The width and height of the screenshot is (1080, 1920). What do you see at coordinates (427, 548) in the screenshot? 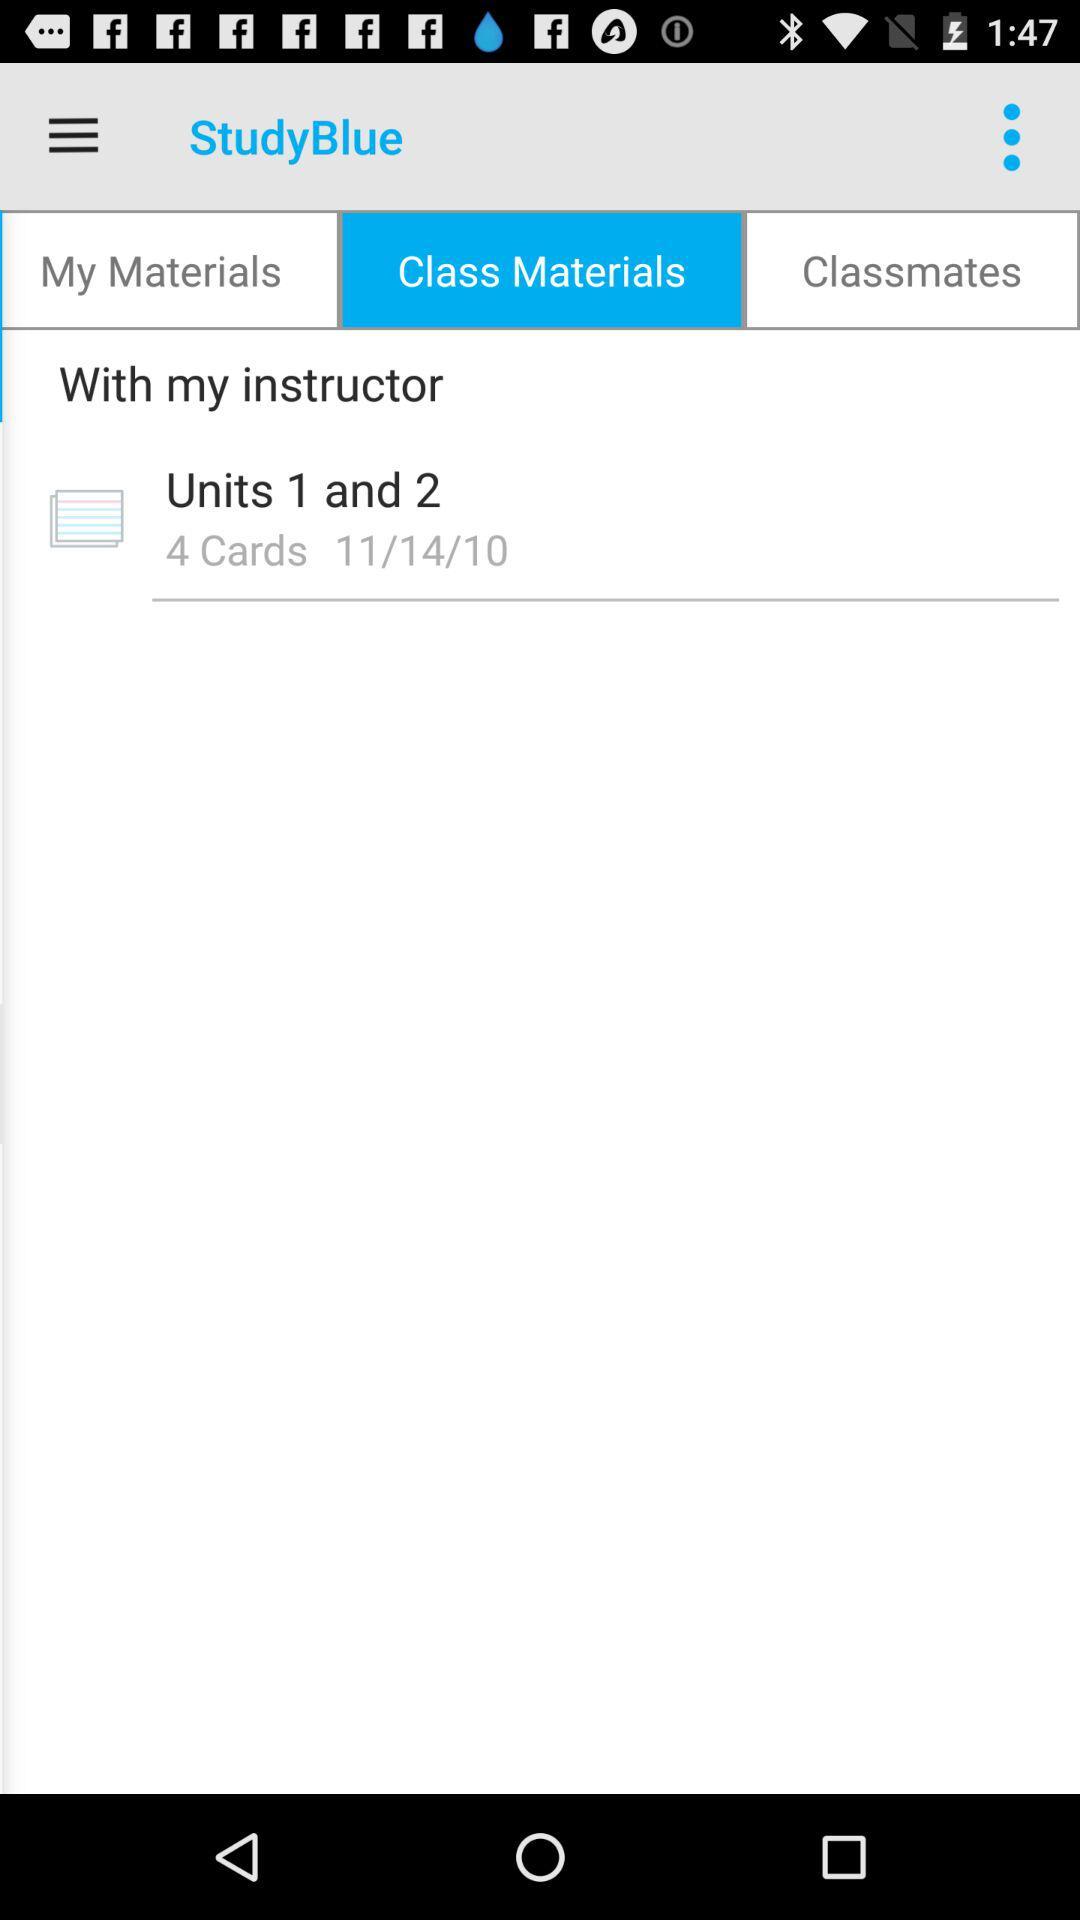
I see `the icon below the units 1 and` at bounding box center [427, 548].